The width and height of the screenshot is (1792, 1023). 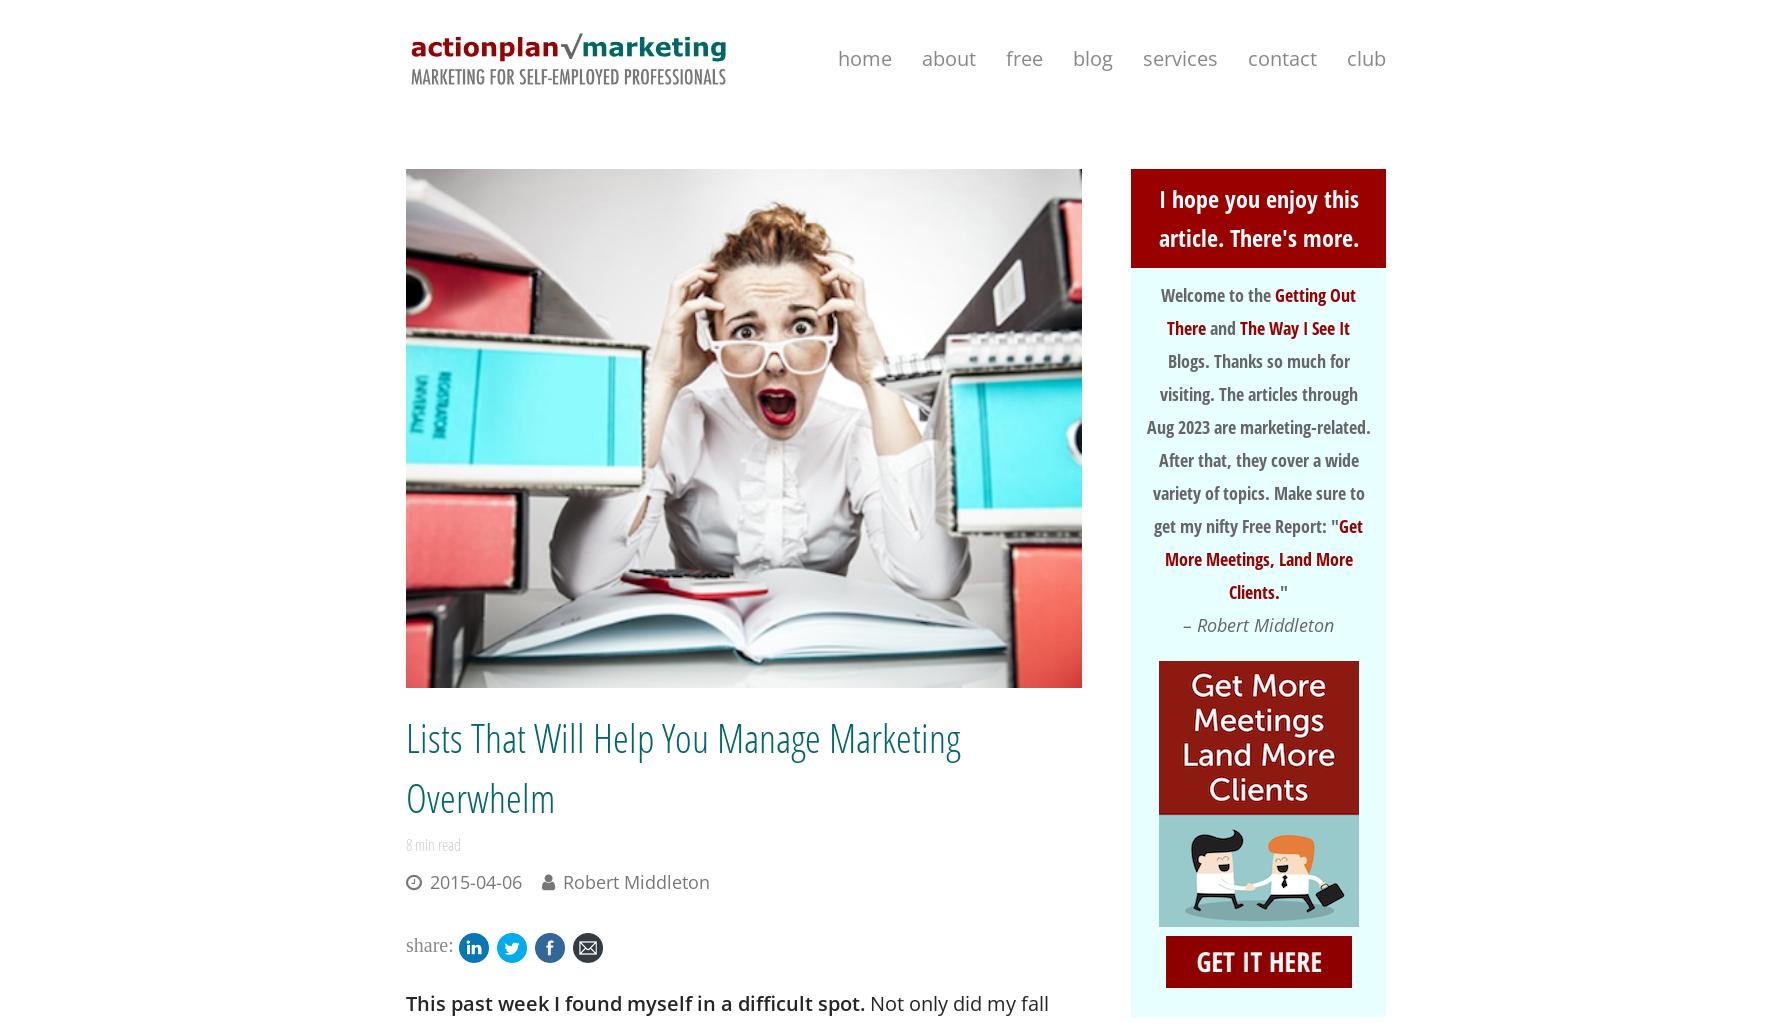 What do you see at coordinates (636, 881) in the screenshot?
I see `'Robert Middleton'` at bounding box center [636, 881].